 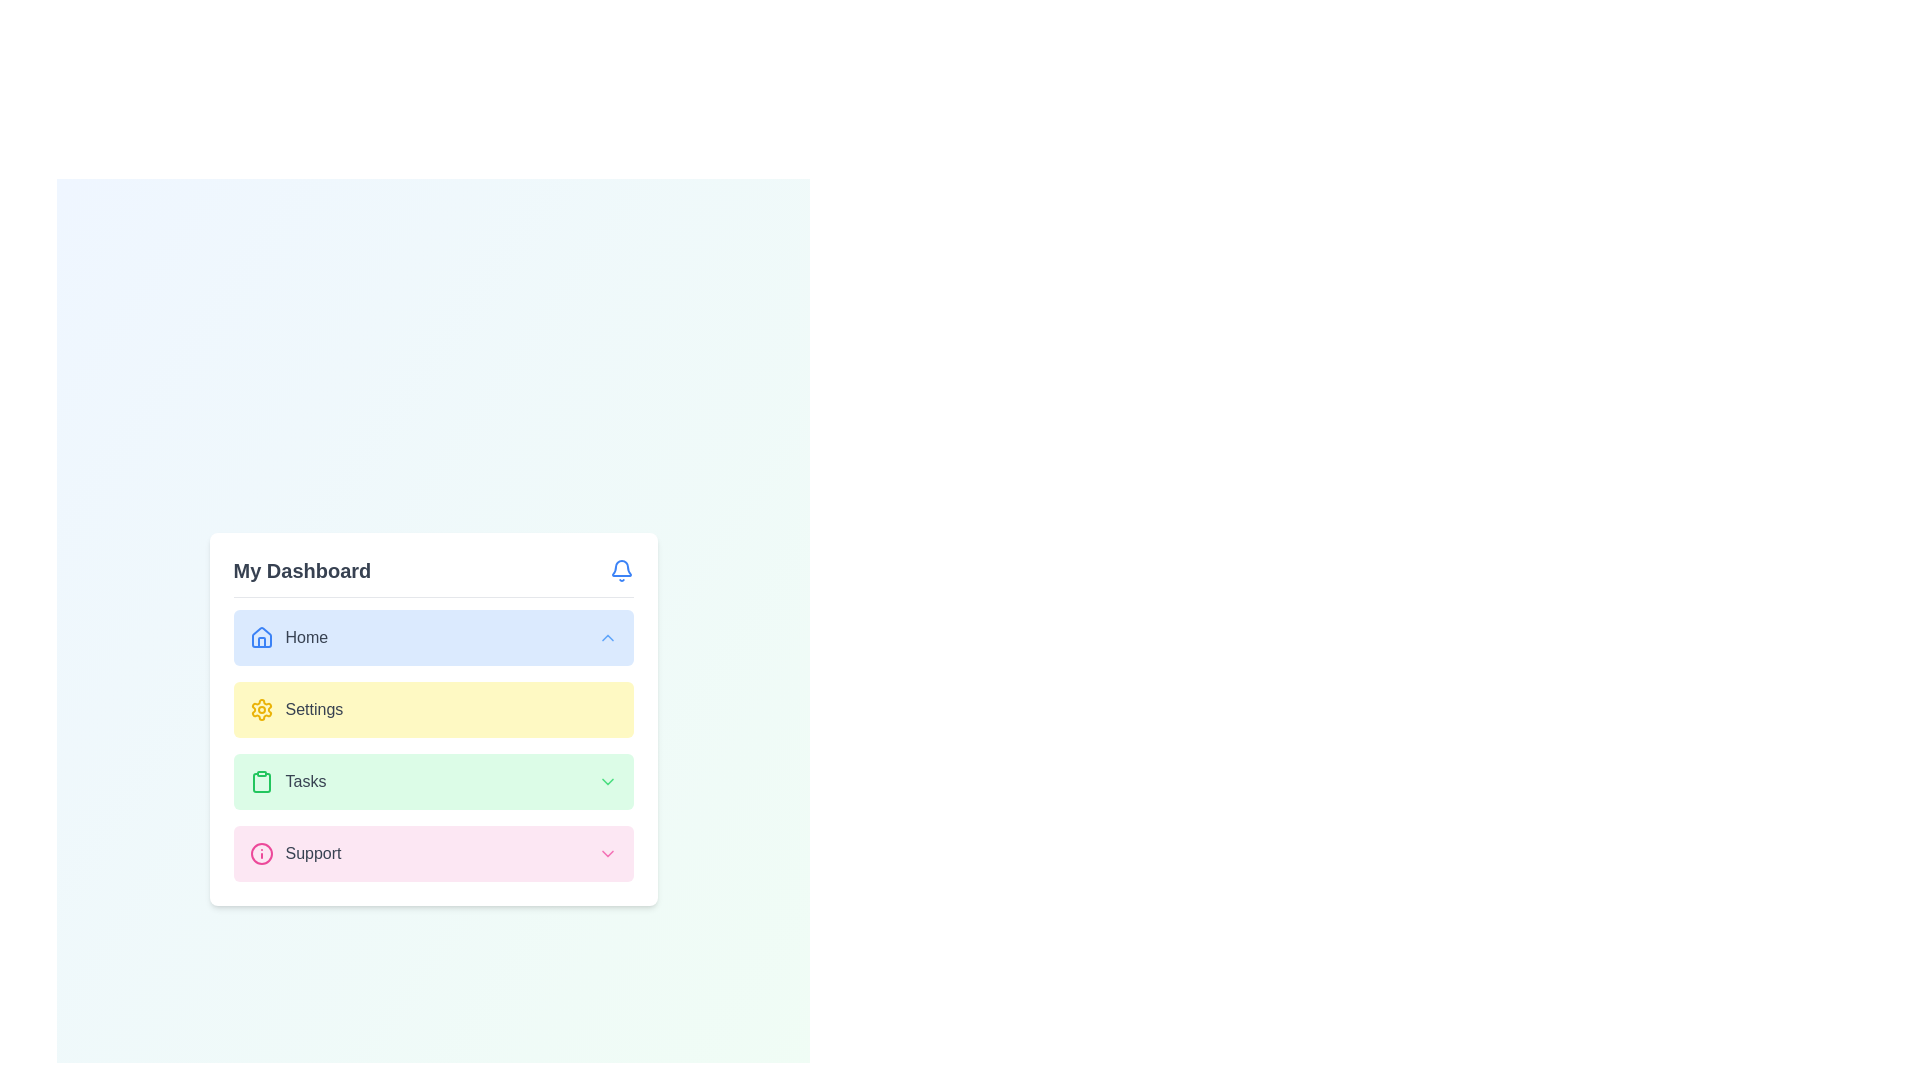 What do you see at coordinates (305, 637) in the screenshot?
I see `the 'Home' text label, which is styled with a medium font and gray color, positioned to the right of a blue house icon in the 'My Dashboard' section` at bounding box center [305, 637].